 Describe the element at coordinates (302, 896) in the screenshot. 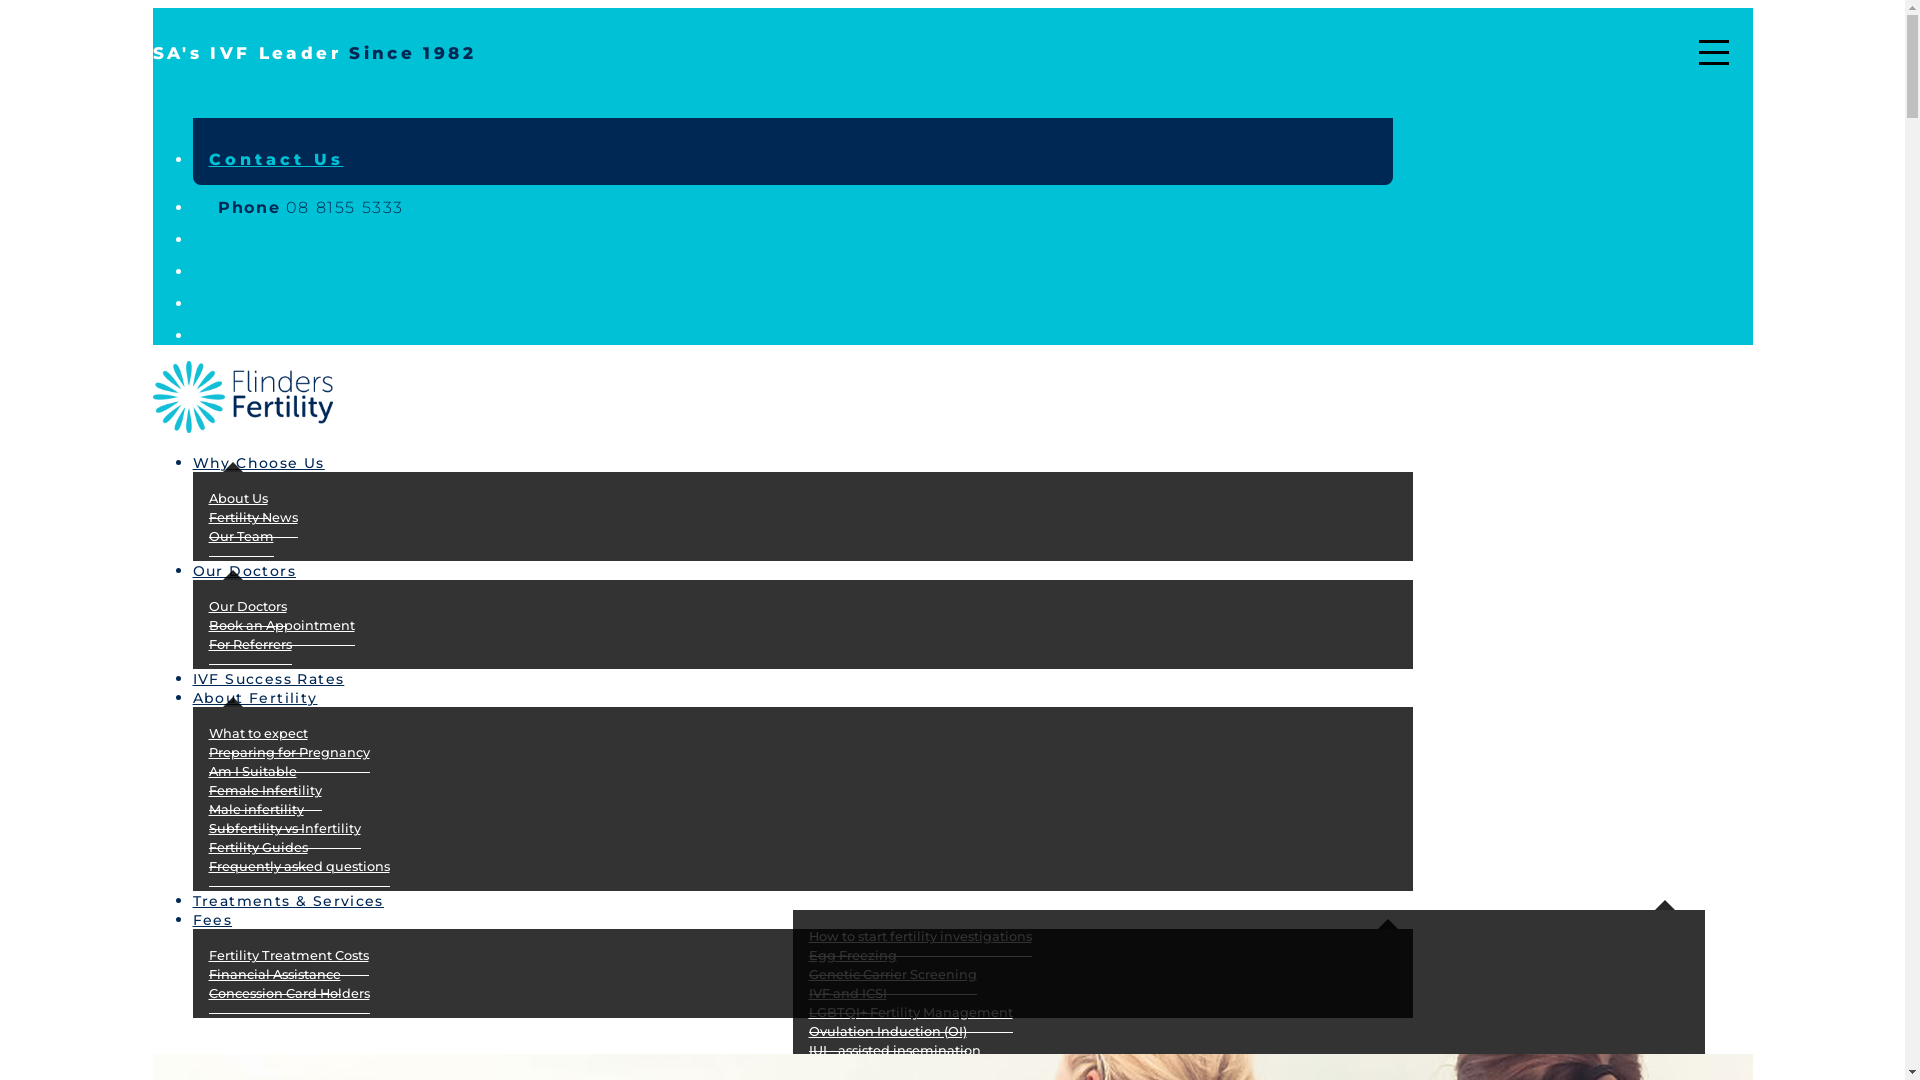

I see `'Treatments & Services'` at that location.